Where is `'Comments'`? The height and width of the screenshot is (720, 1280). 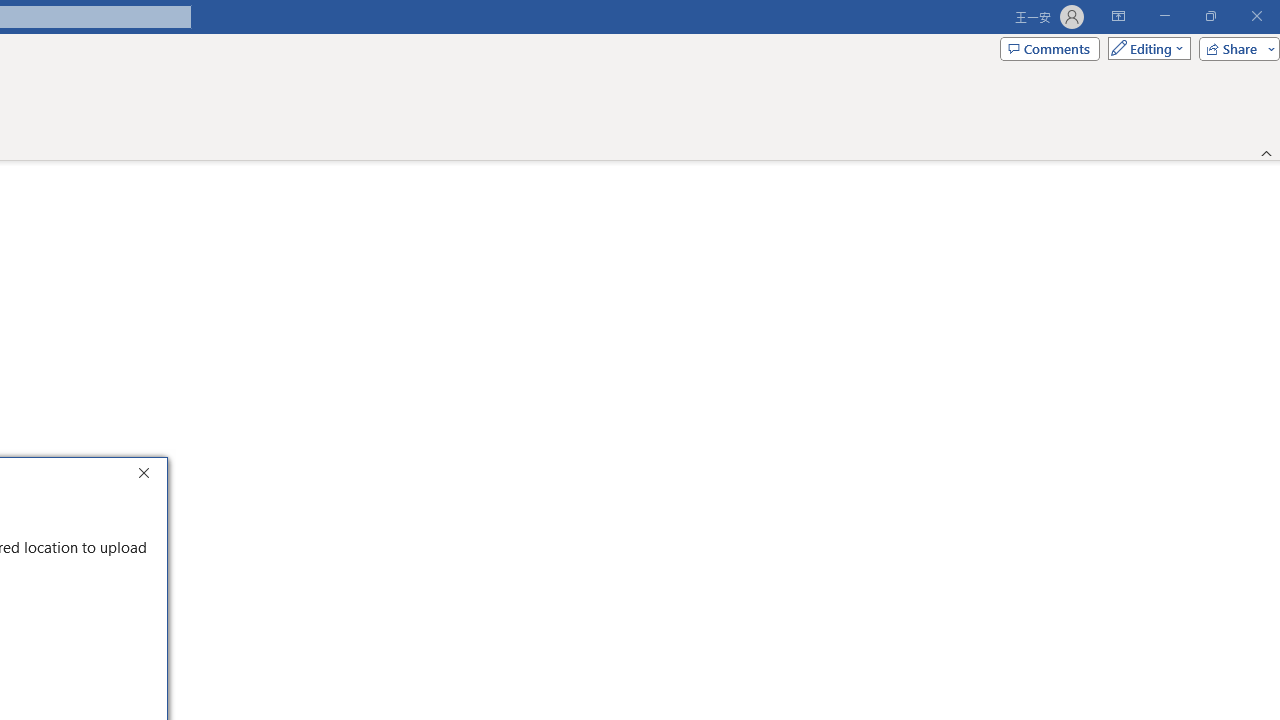 'Comments' is located at coordinates (1048, 47).